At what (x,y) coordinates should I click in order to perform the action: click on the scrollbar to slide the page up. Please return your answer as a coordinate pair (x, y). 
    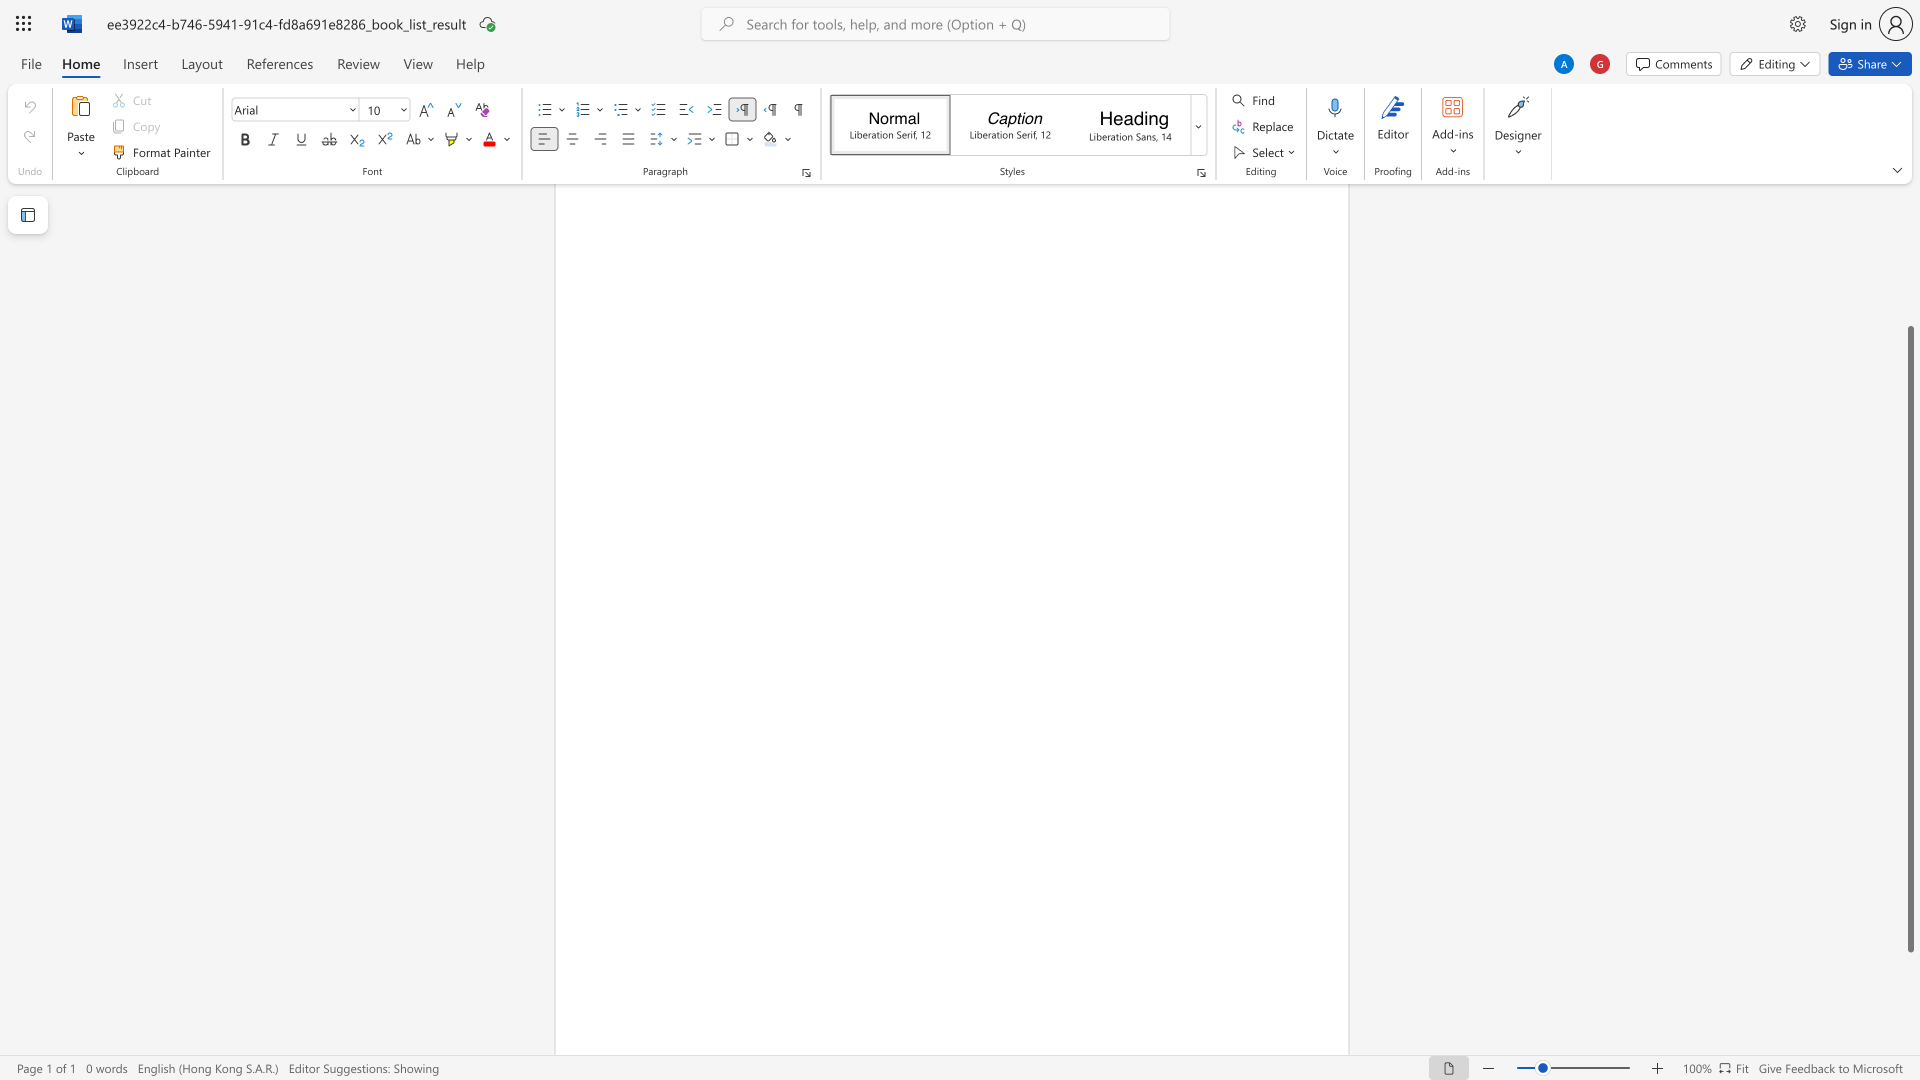
    Looking at the image, I should click on (1909, 258).